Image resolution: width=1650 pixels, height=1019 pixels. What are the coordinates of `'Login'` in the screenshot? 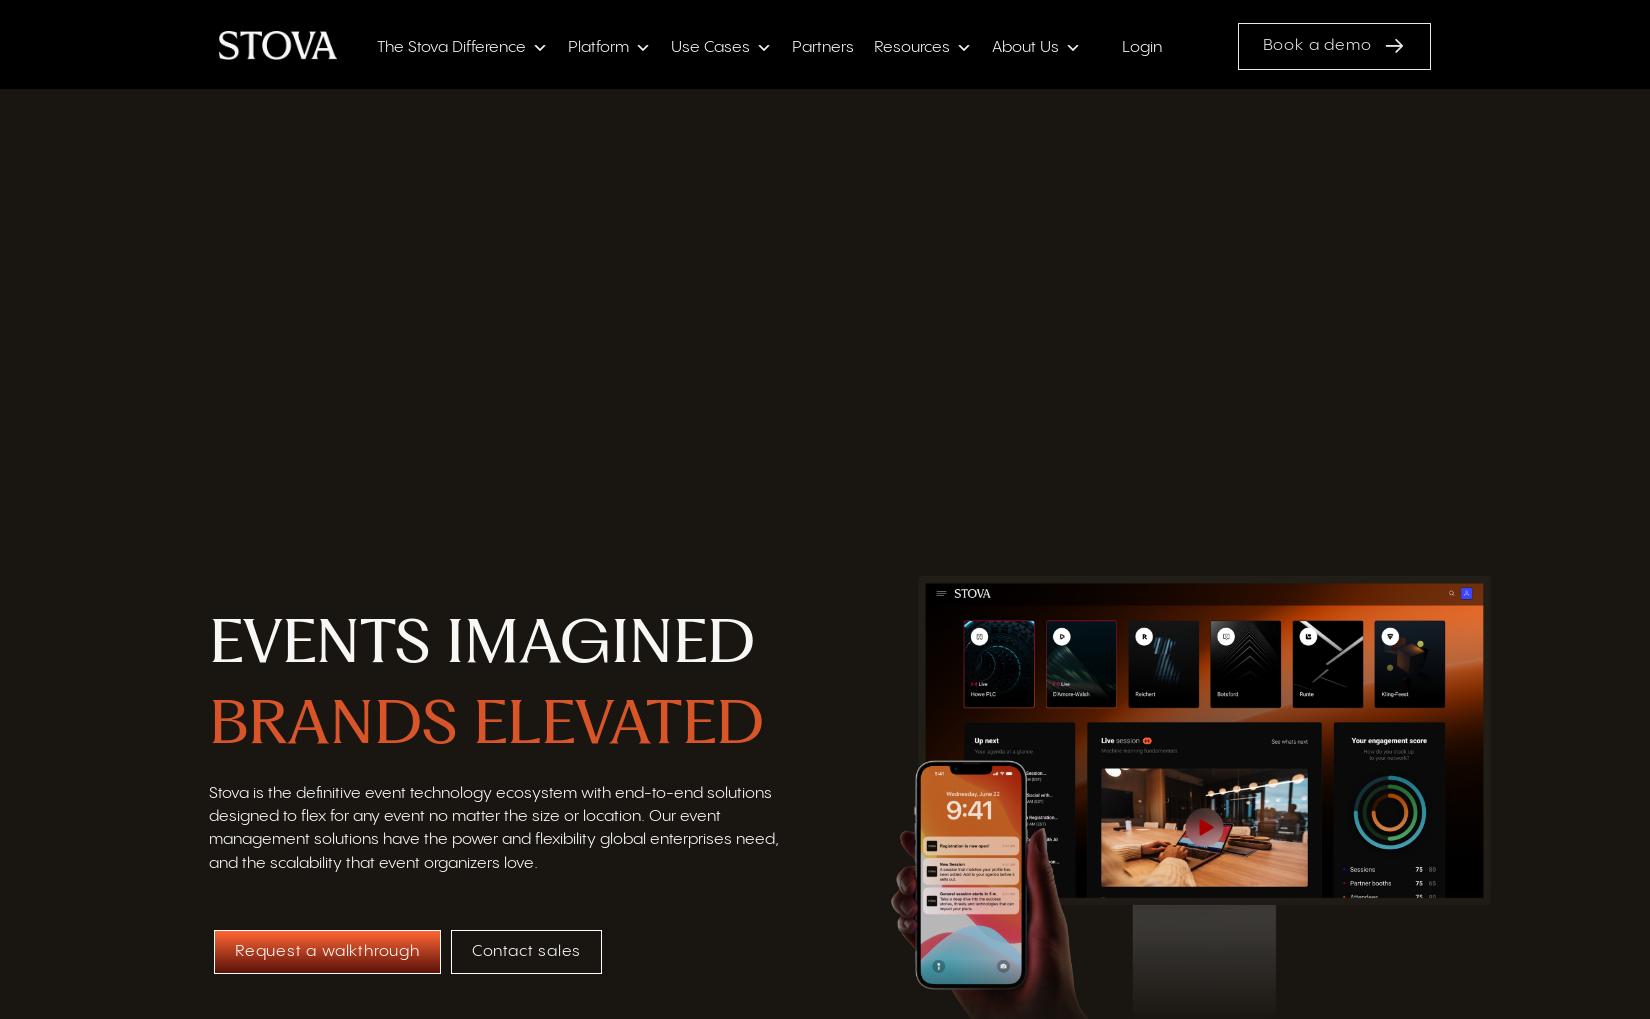 It's located at (1140, 49).